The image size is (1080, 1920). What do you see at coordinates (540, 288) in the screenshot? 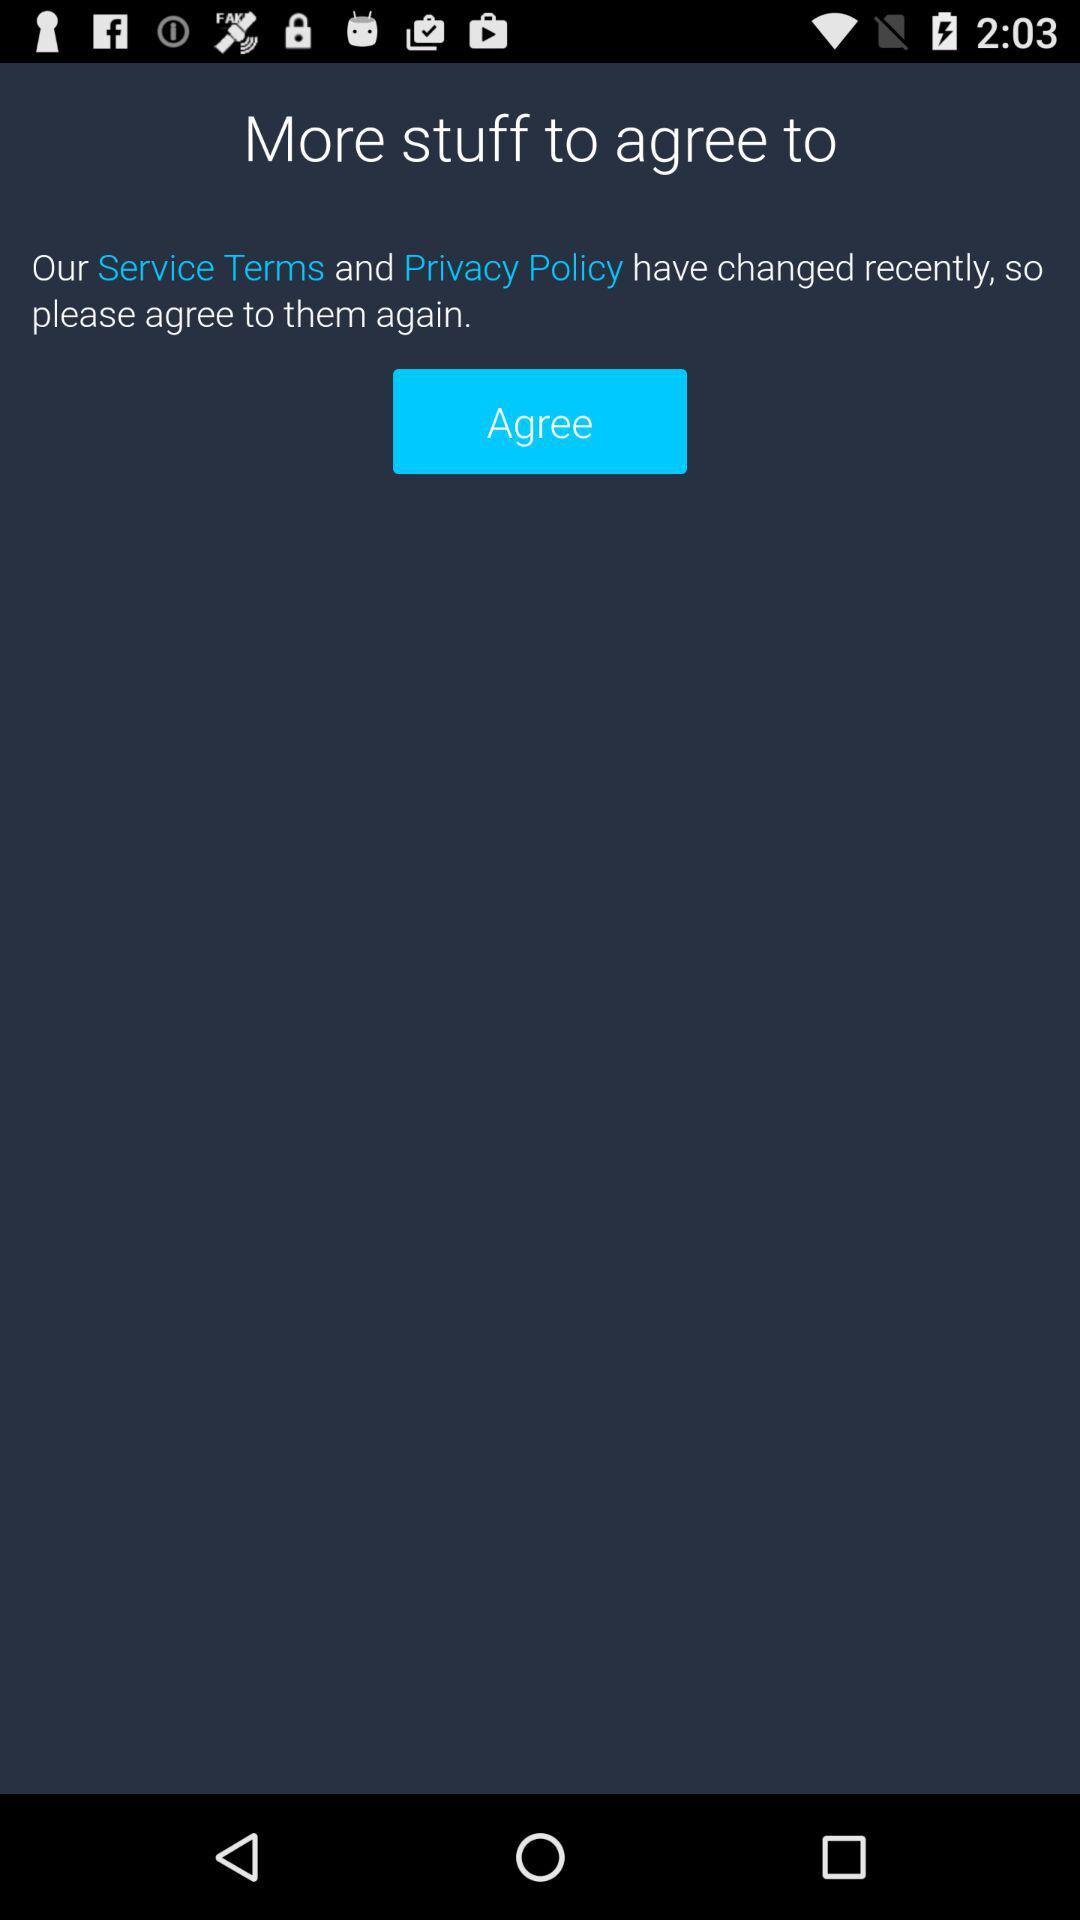
I see `the our service terms` at bounding box center [540, 288].